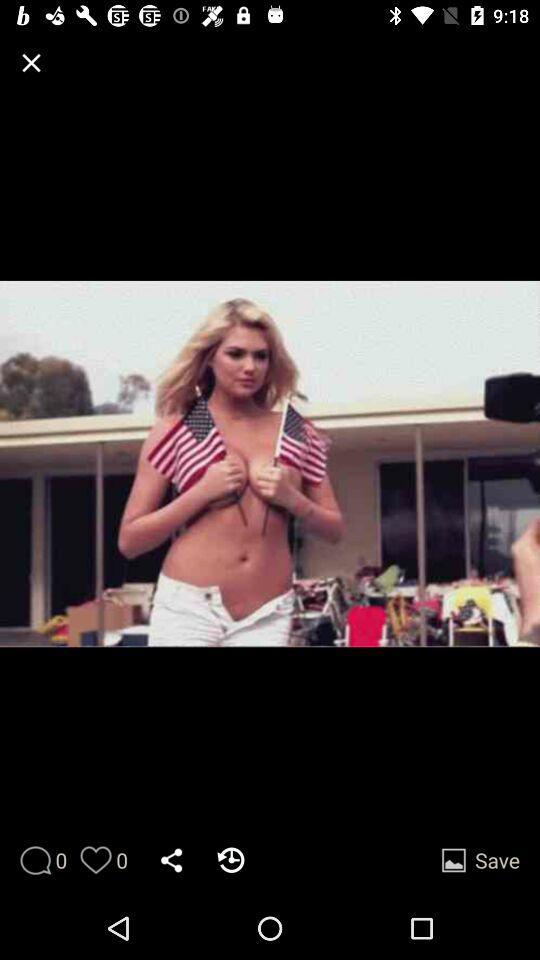  What do you see at coordinates (171, 859) in the screenshot?
I see `the share icon` at bounding box center [171, 859].